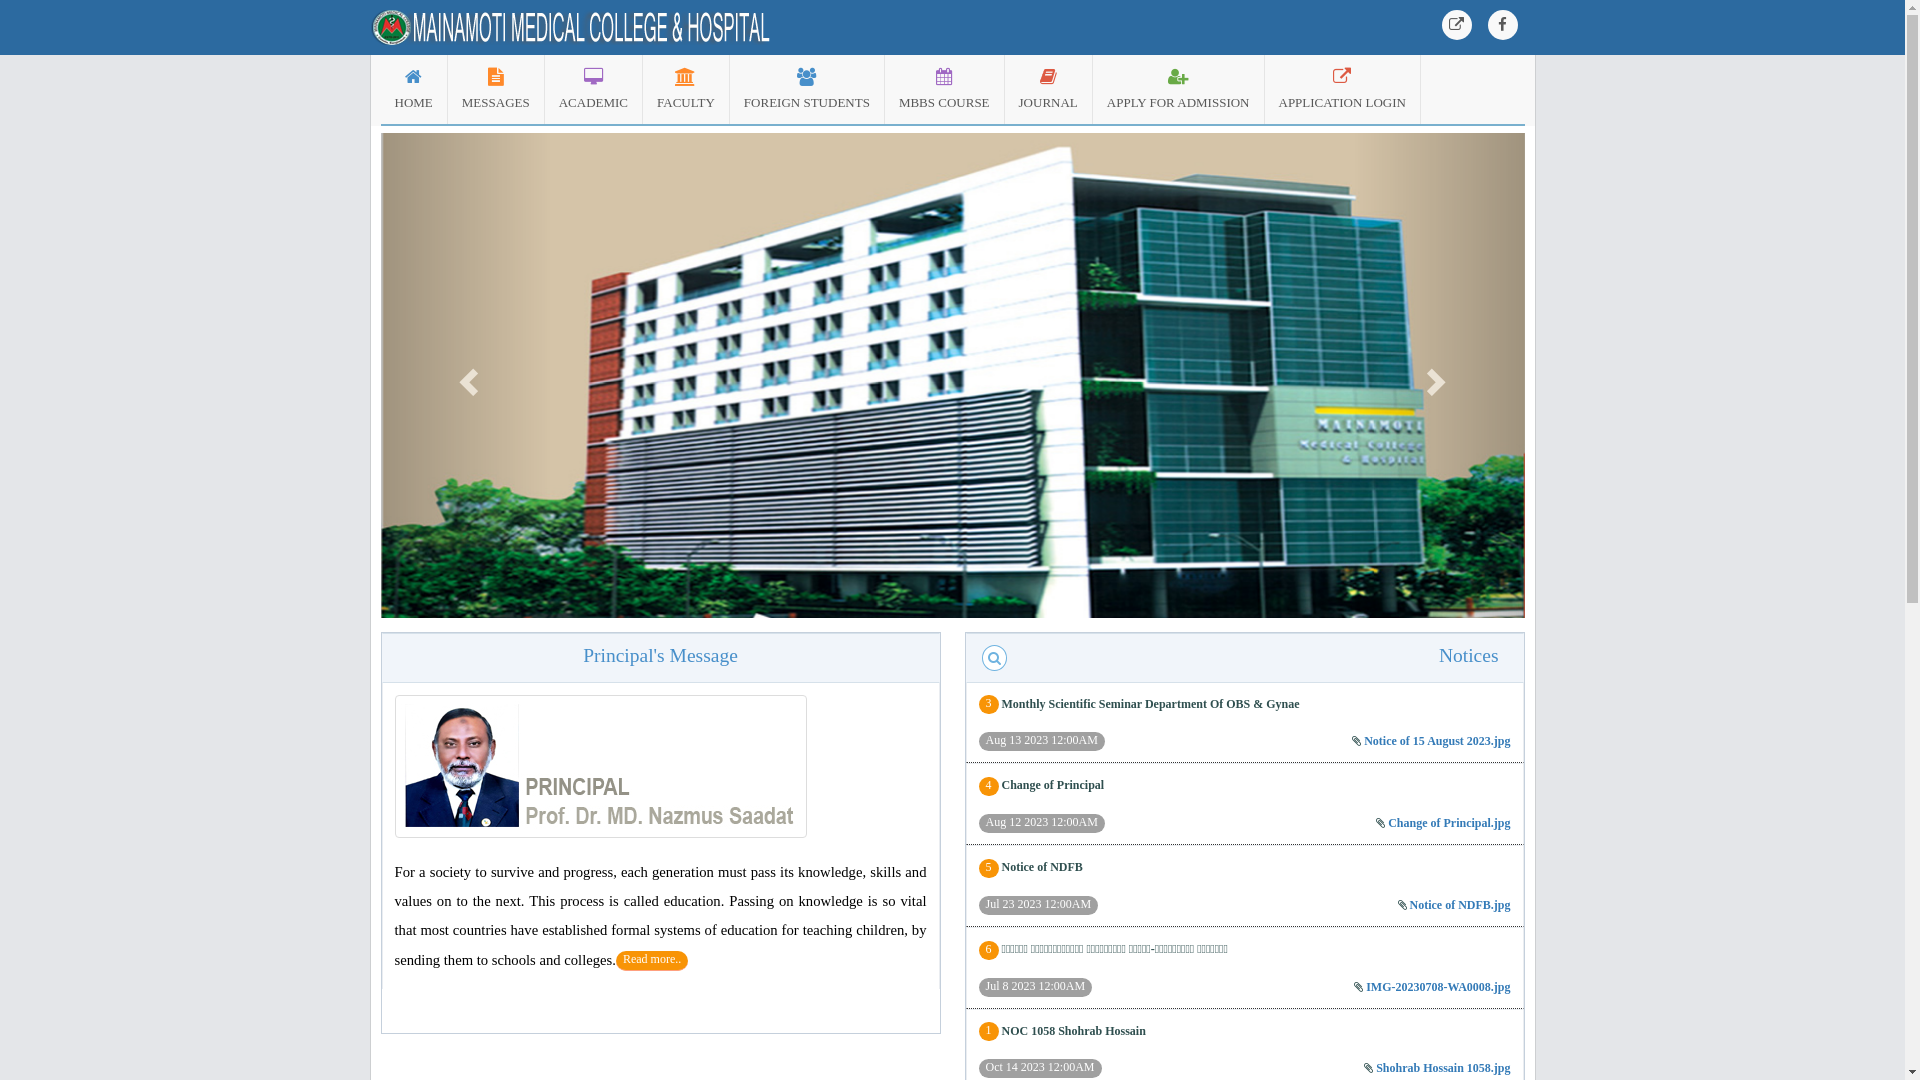  I want to click on 'Notice of NDFB.jpg', so click(1460, 905).